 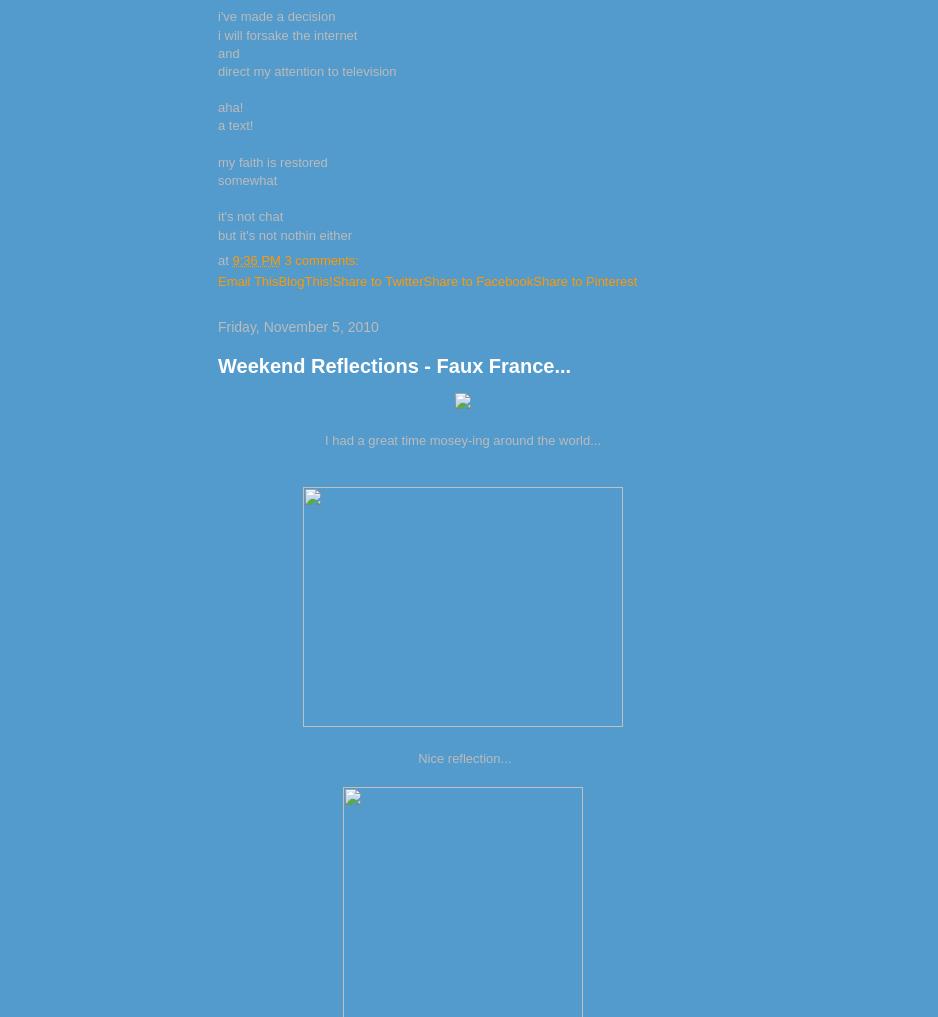 What do you see at coordinates (246, 180) in the screenshot?
I see `'somewhat'` at bounding box center [246, 180].